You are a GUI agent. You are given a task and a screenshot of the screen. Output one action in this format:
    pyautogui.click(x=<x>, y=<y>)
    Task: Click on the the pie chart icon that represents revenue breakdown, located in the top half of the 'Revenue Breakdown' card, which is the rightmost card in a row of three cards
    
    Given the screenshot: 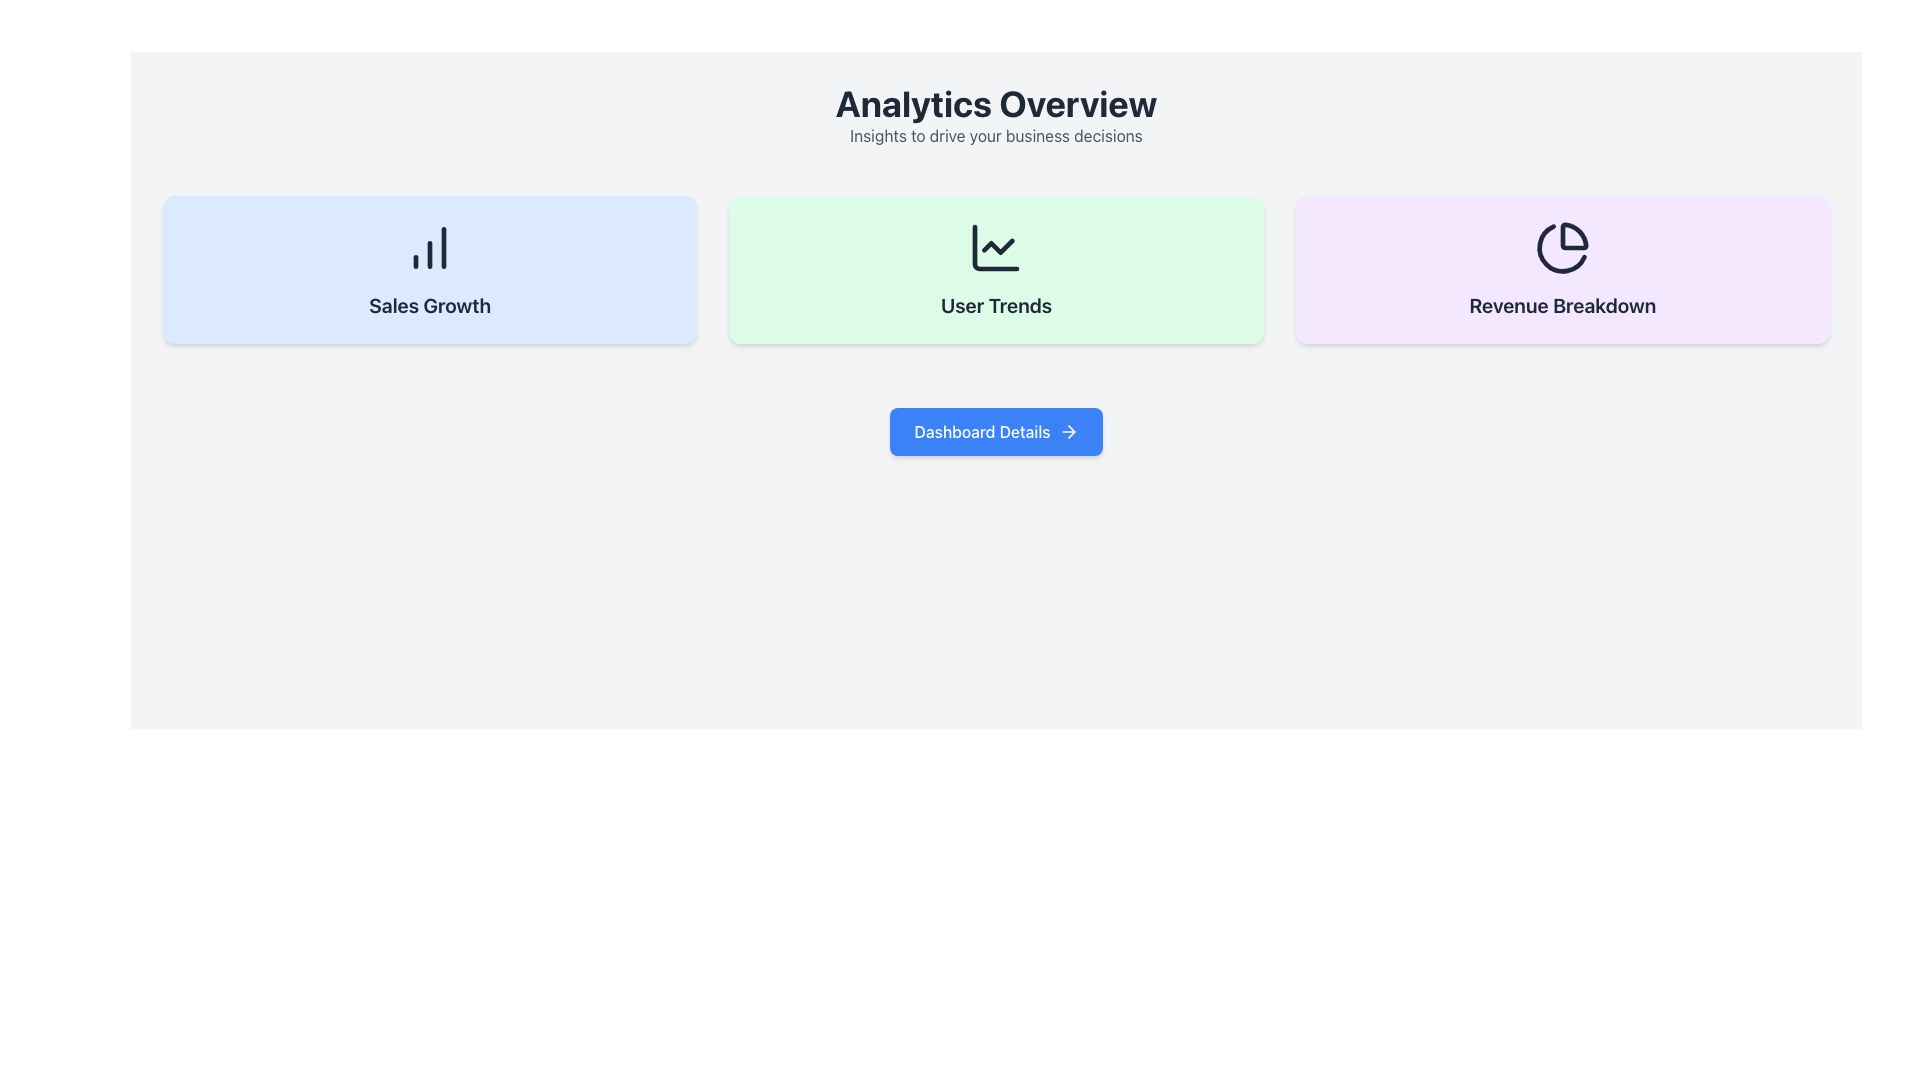 What is the action you would take?
    pyautogui.click(x=1561, y=246)
    